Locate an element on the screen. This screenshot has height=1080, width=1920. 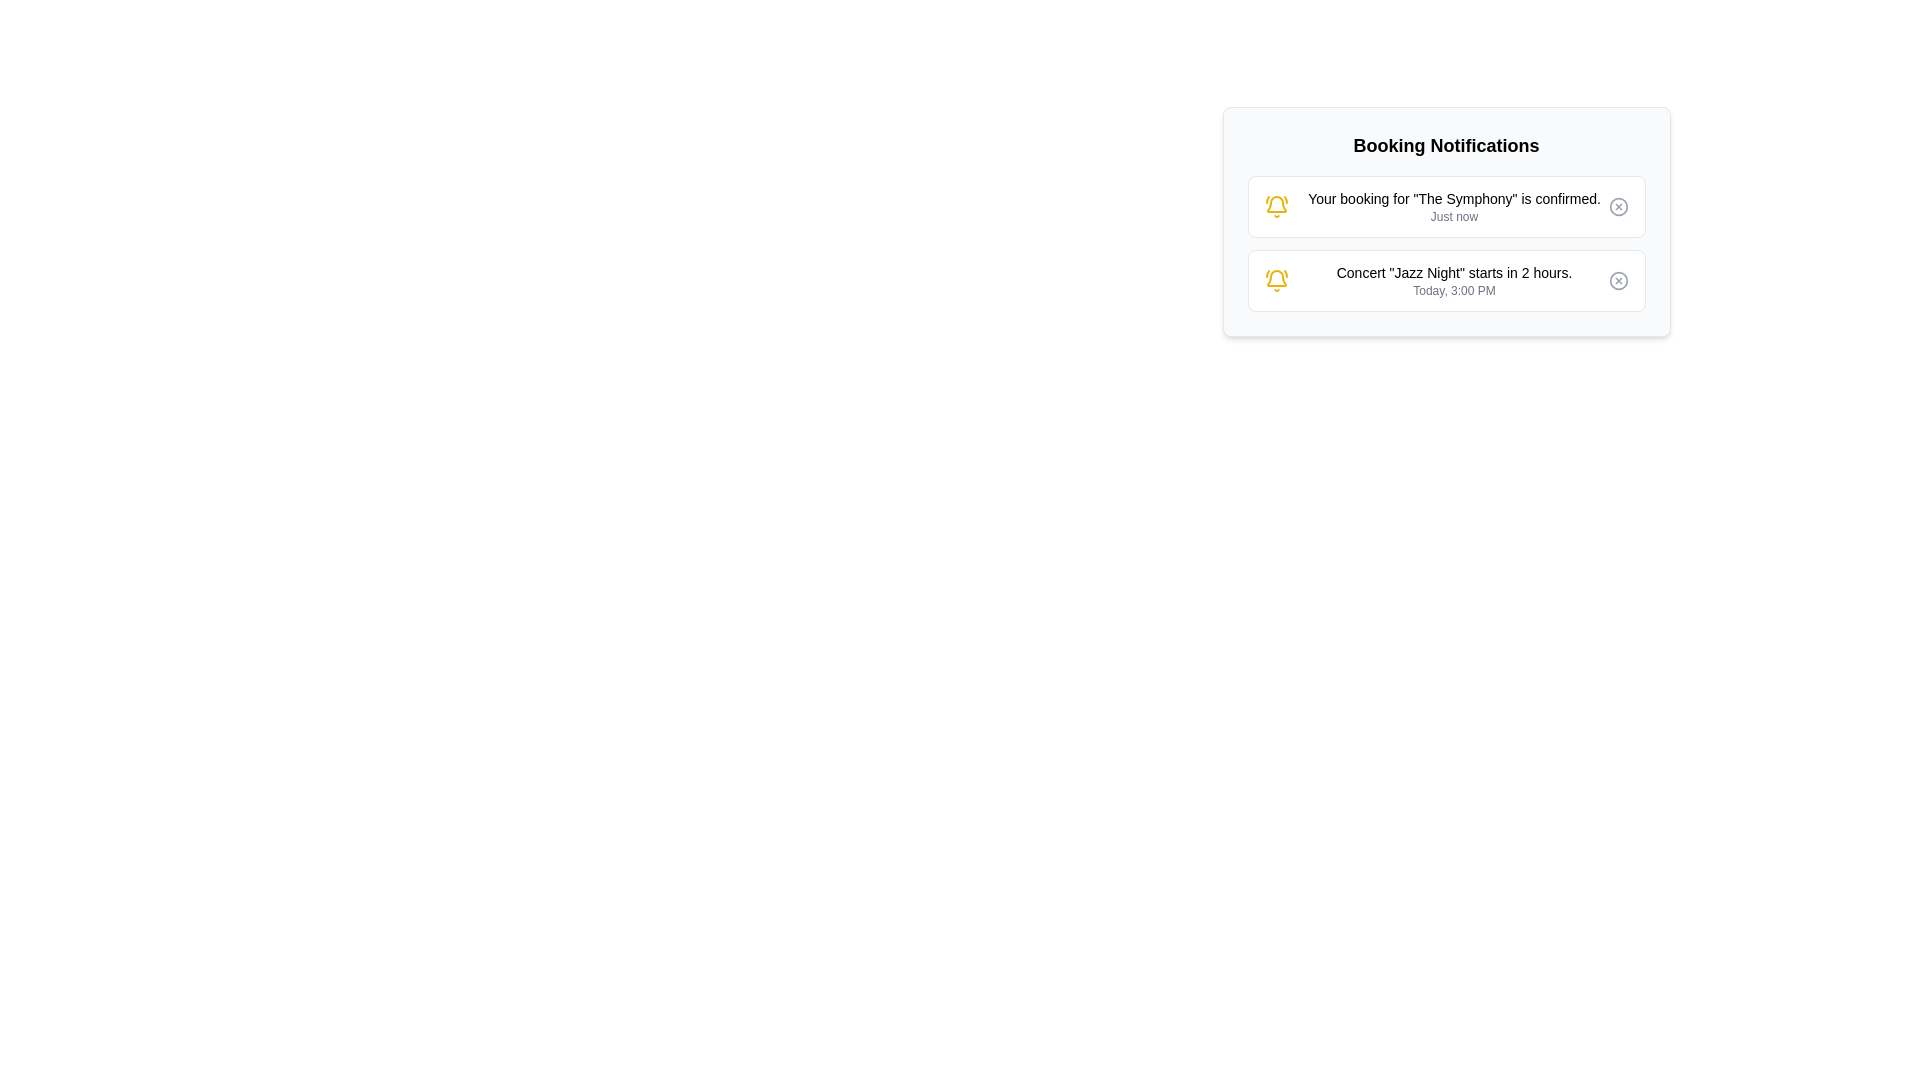
the icon to display the tooltip for Concert reminder is located at coordinates (1275, 281).